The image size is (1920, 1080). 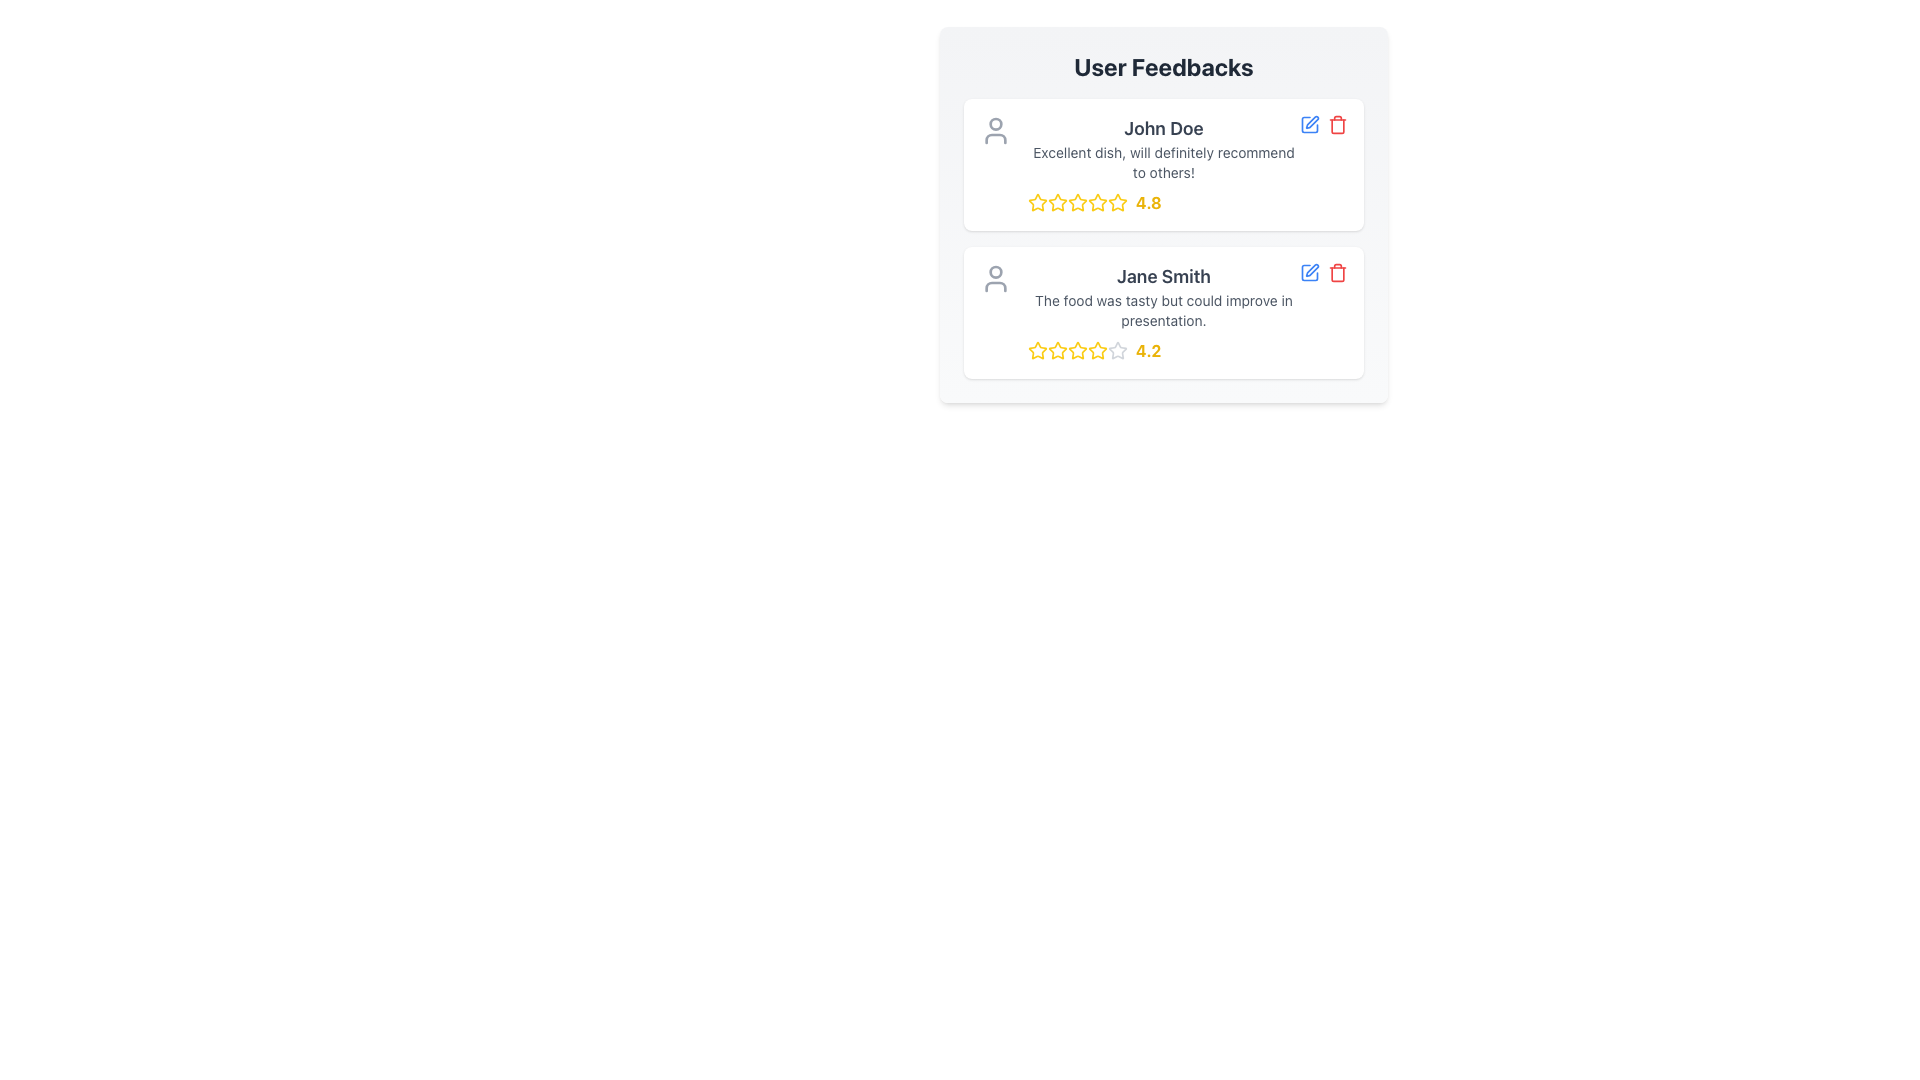 What do you see at coordinates (1117, 350) in the screenshot?
I see `the fifth star-shaped icon with a gray interior in the rating system under the 'Jane Smith' review card` at bounding box center [1117, 350].